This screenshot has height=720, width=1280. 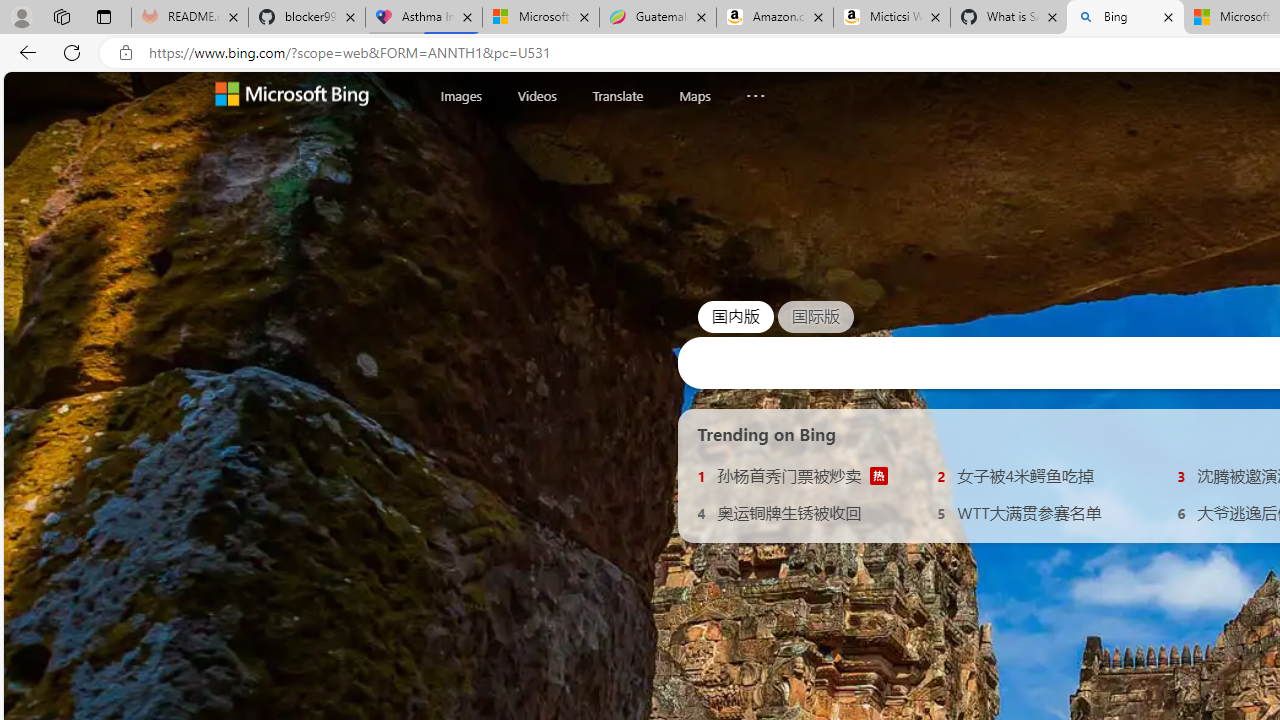 What do you see at coordinates (754, 91) in the screenshot?
I see `'More'` at bounding box center [754, 91].